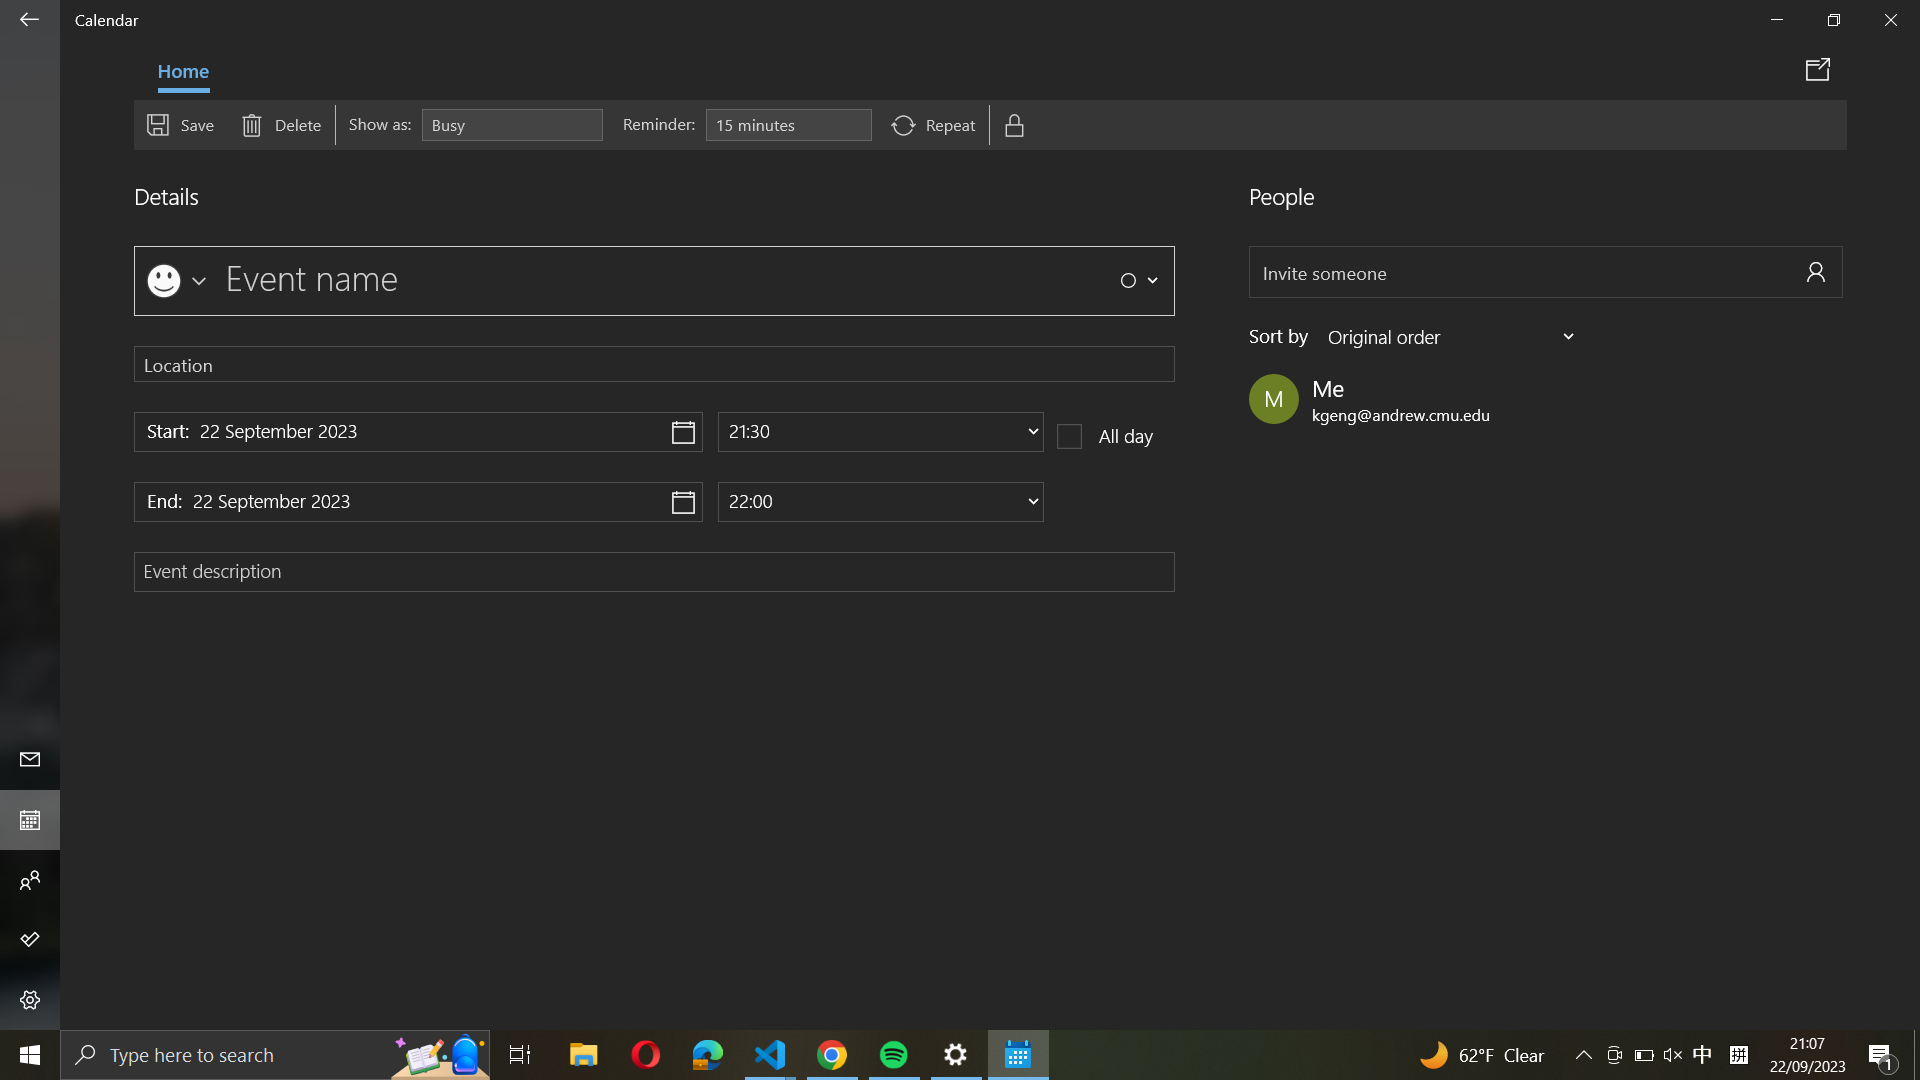 The width and height of the screenshot is (1920, 1080). What do you see at coordinates (417, 431) in the screenshot?
I see `Change the starting date to "31 December 2021` at bounding box center [417, 431].